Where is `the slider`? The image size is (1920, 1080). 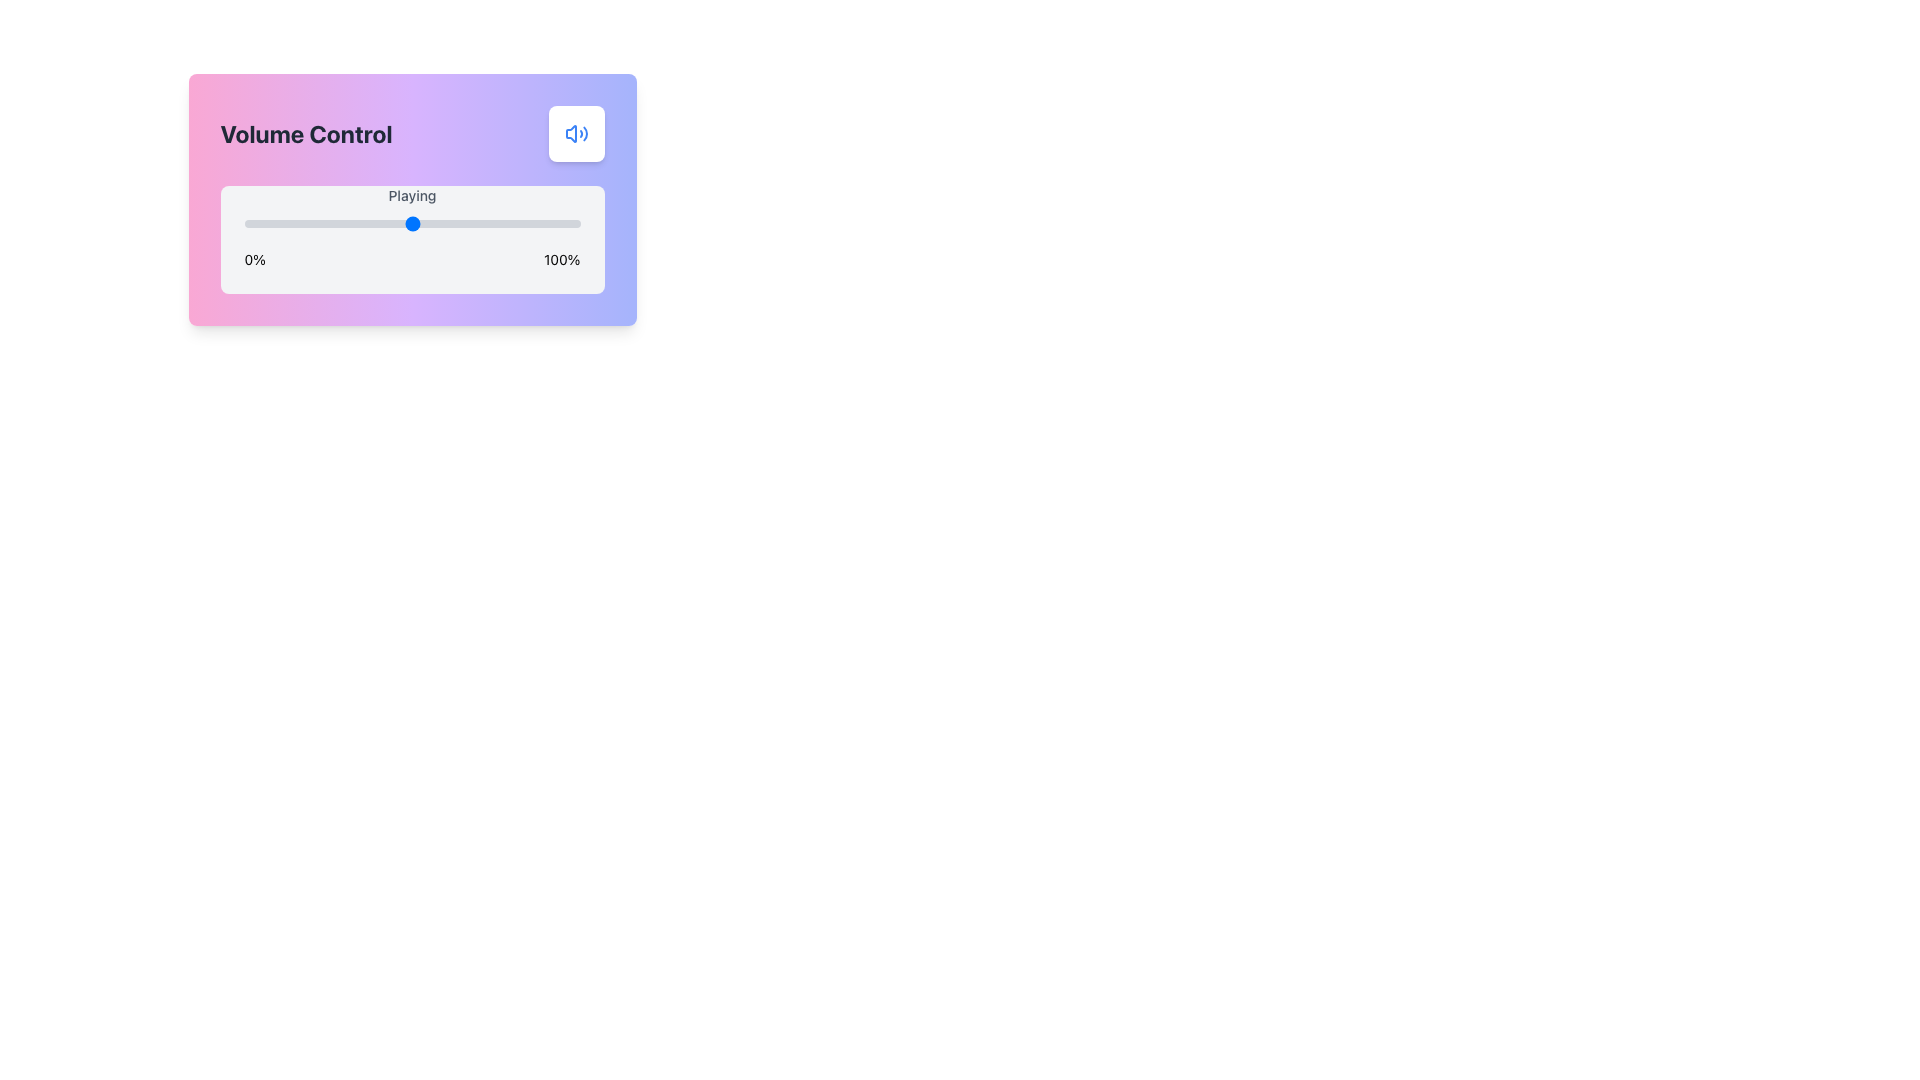
the slider is located at coordinates (303, 223).